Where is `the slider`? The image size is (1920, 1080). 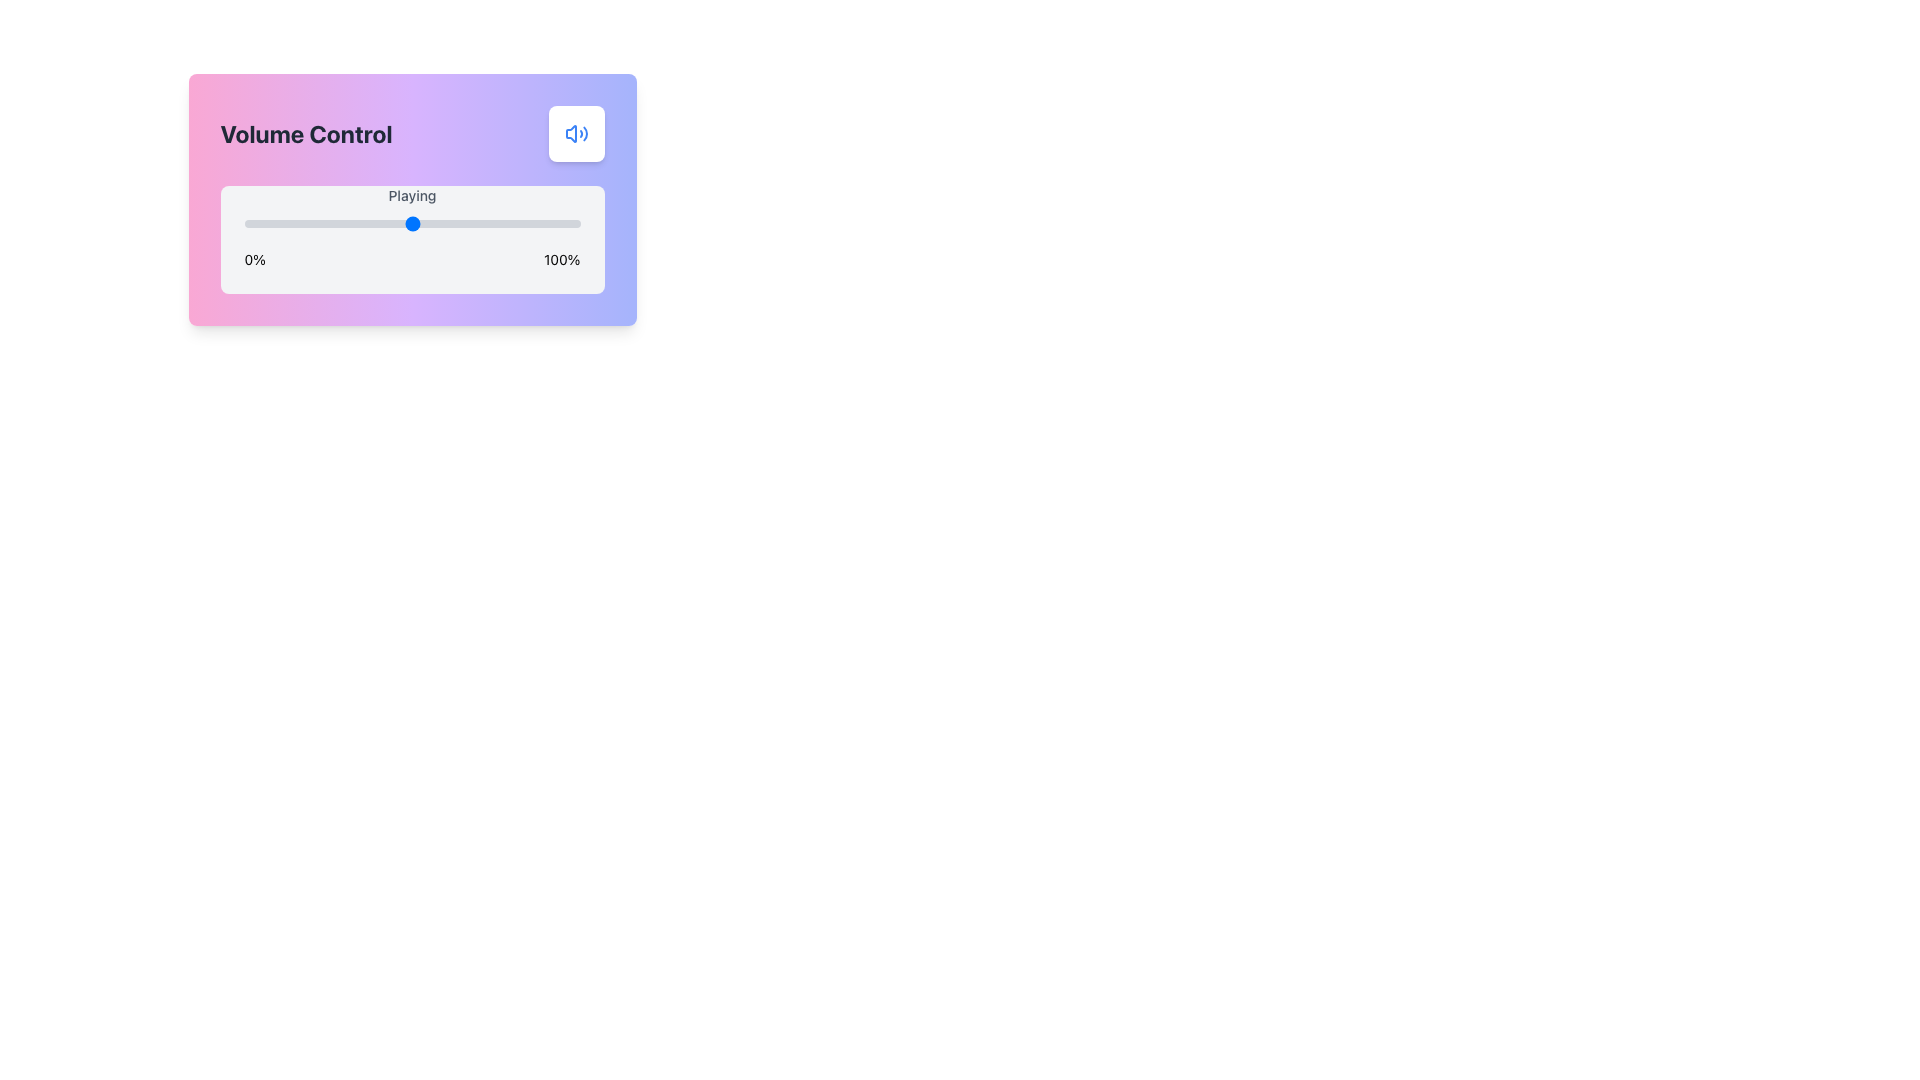
the slider is located at coordinates (303, 223).